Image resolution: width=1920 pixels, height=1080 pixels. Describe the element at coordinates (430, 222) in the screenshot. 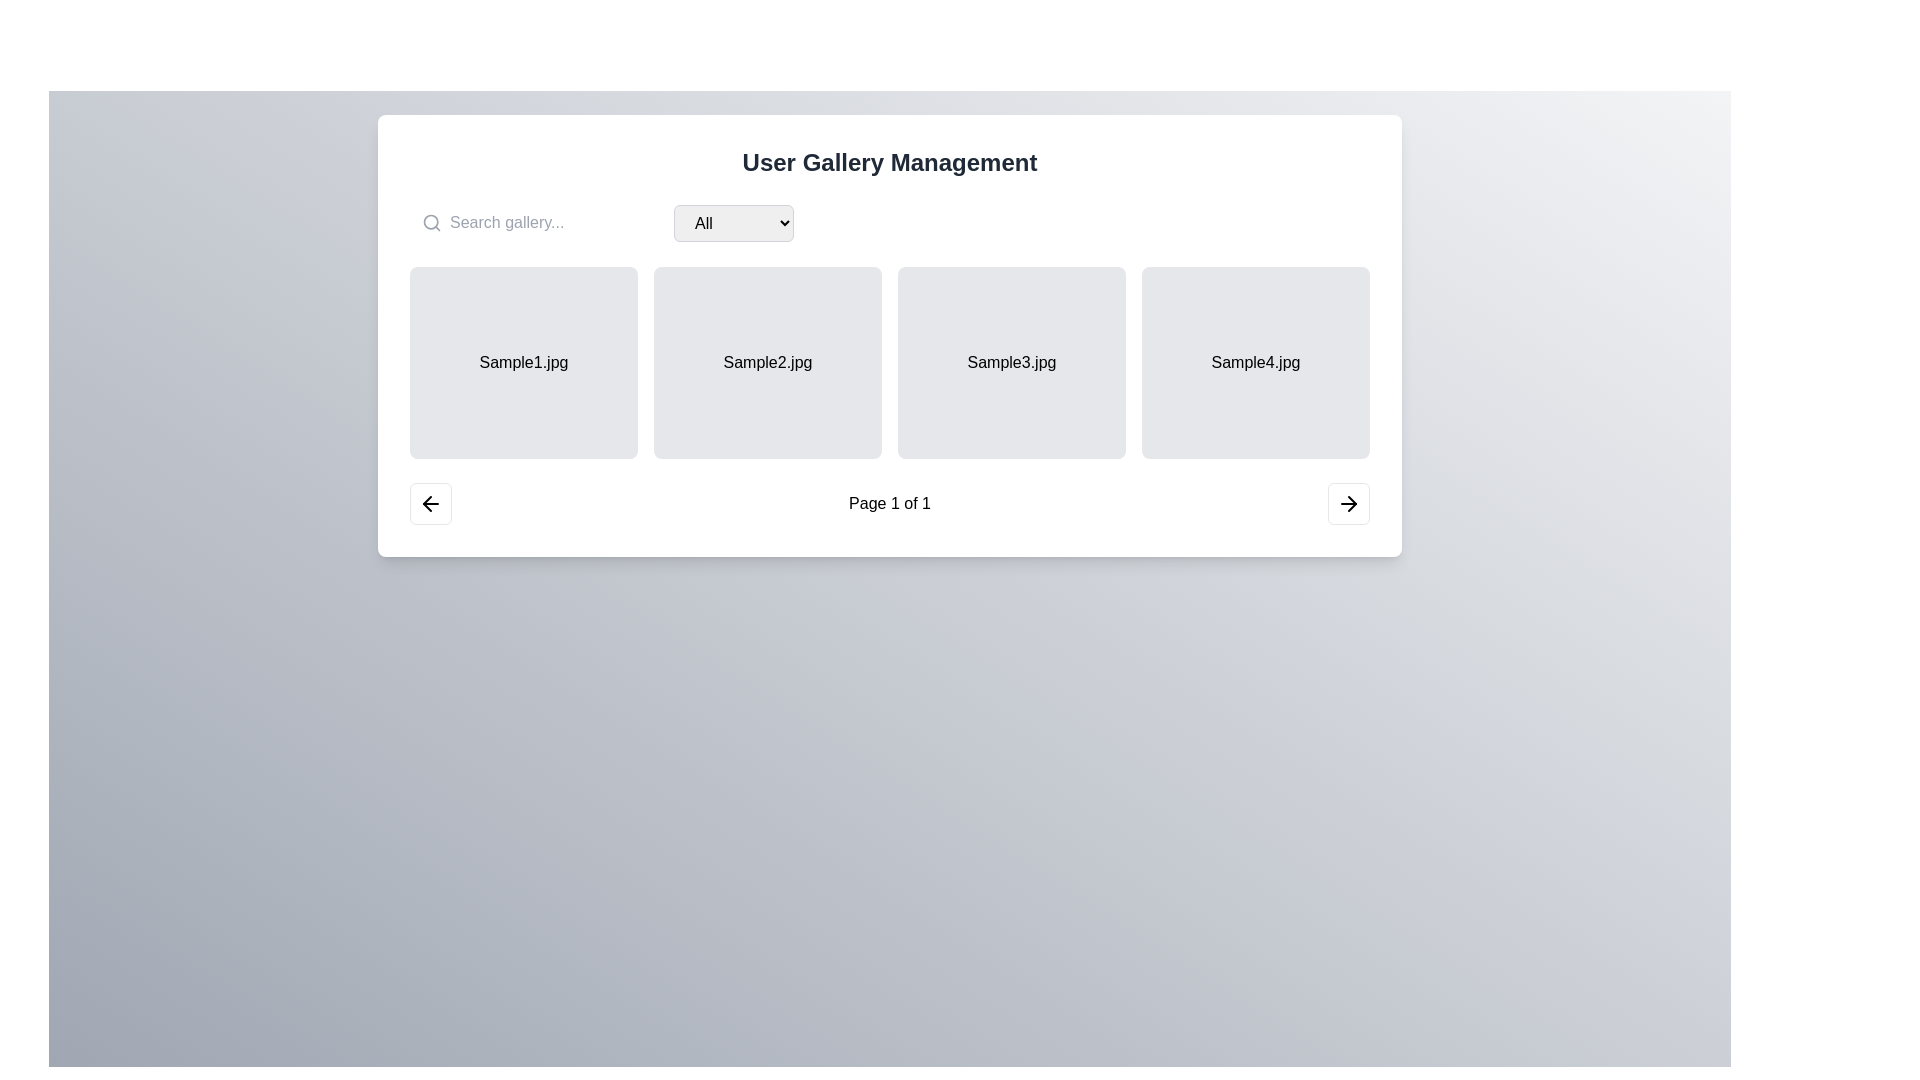

I see `the magnifying glass icon element located in the left part of the search bar` at that location.